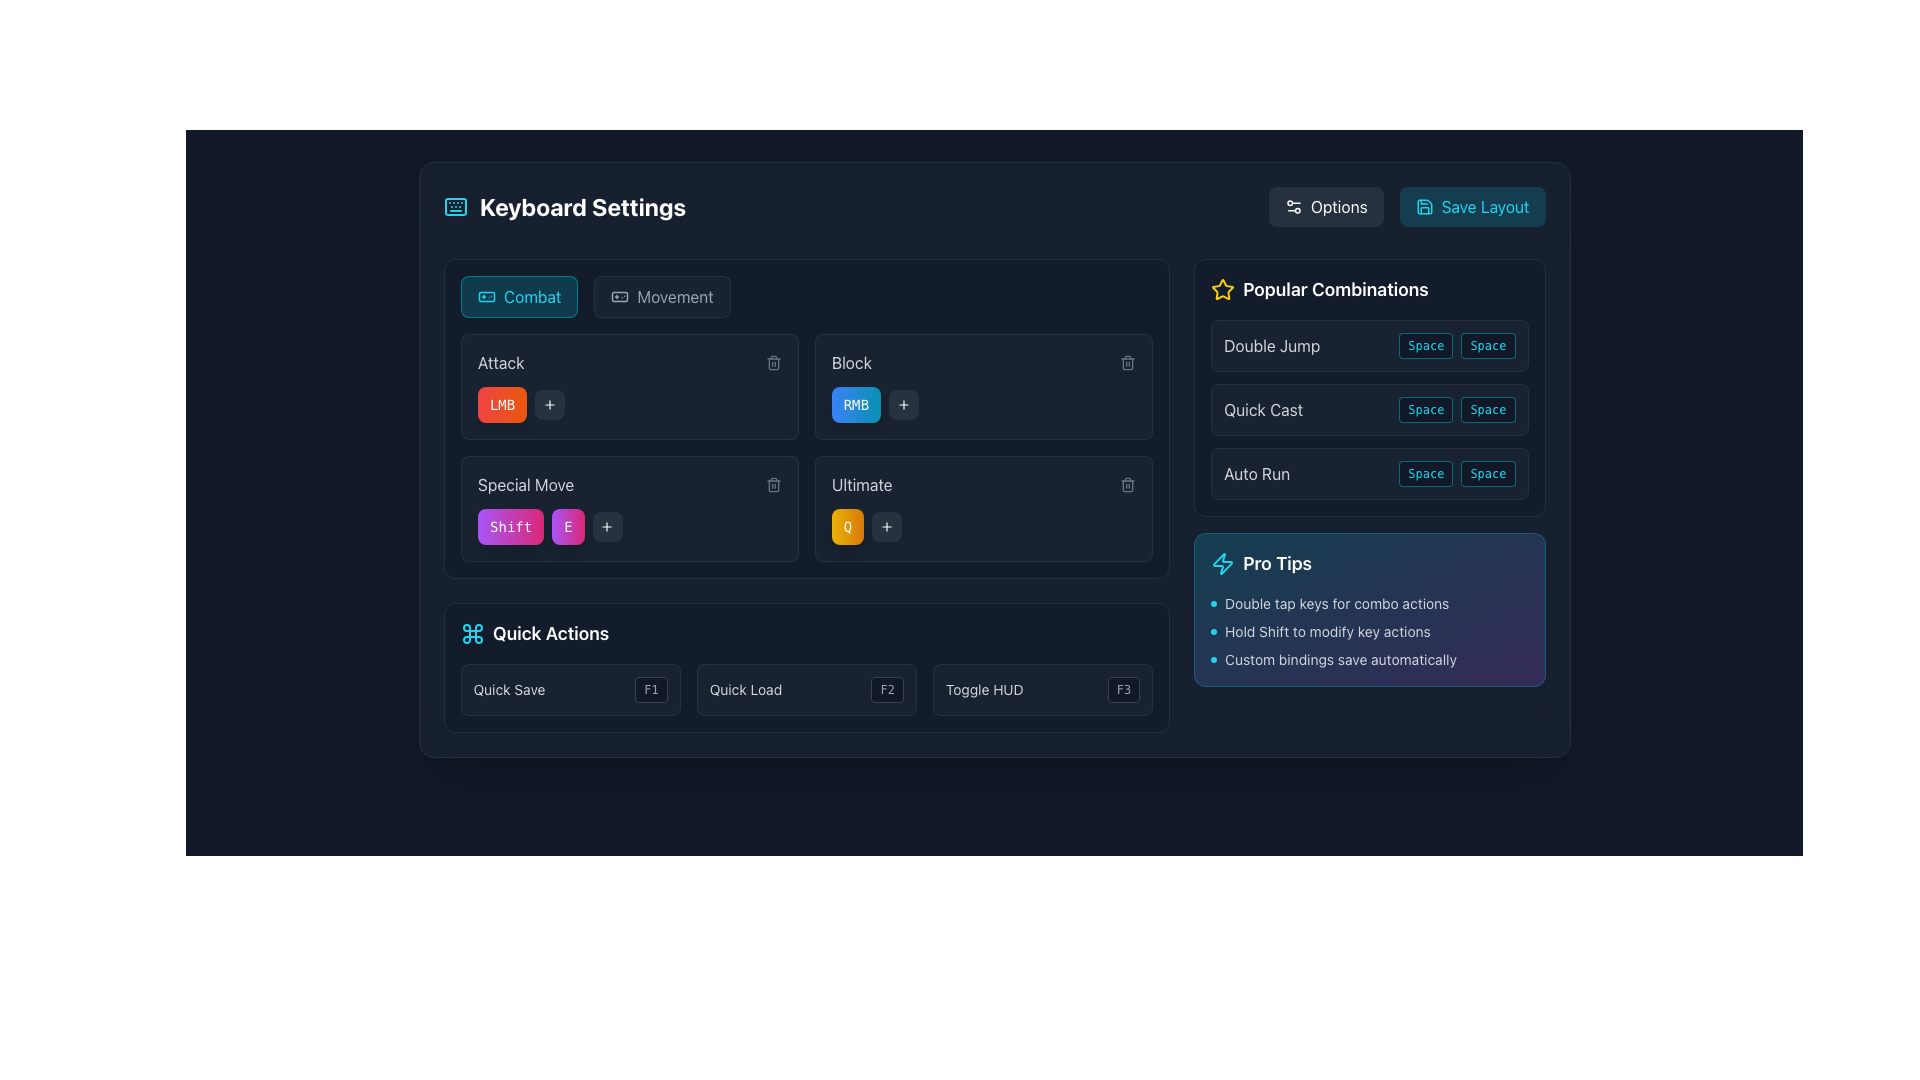  What do you see at coordinates (662, 297) in the screenshot?
I see `the second button in the 'Keyboard Settings' panel that is labeled for 'Movement', located to the right of the 'Combat' button` at bounding box center [662, 297].